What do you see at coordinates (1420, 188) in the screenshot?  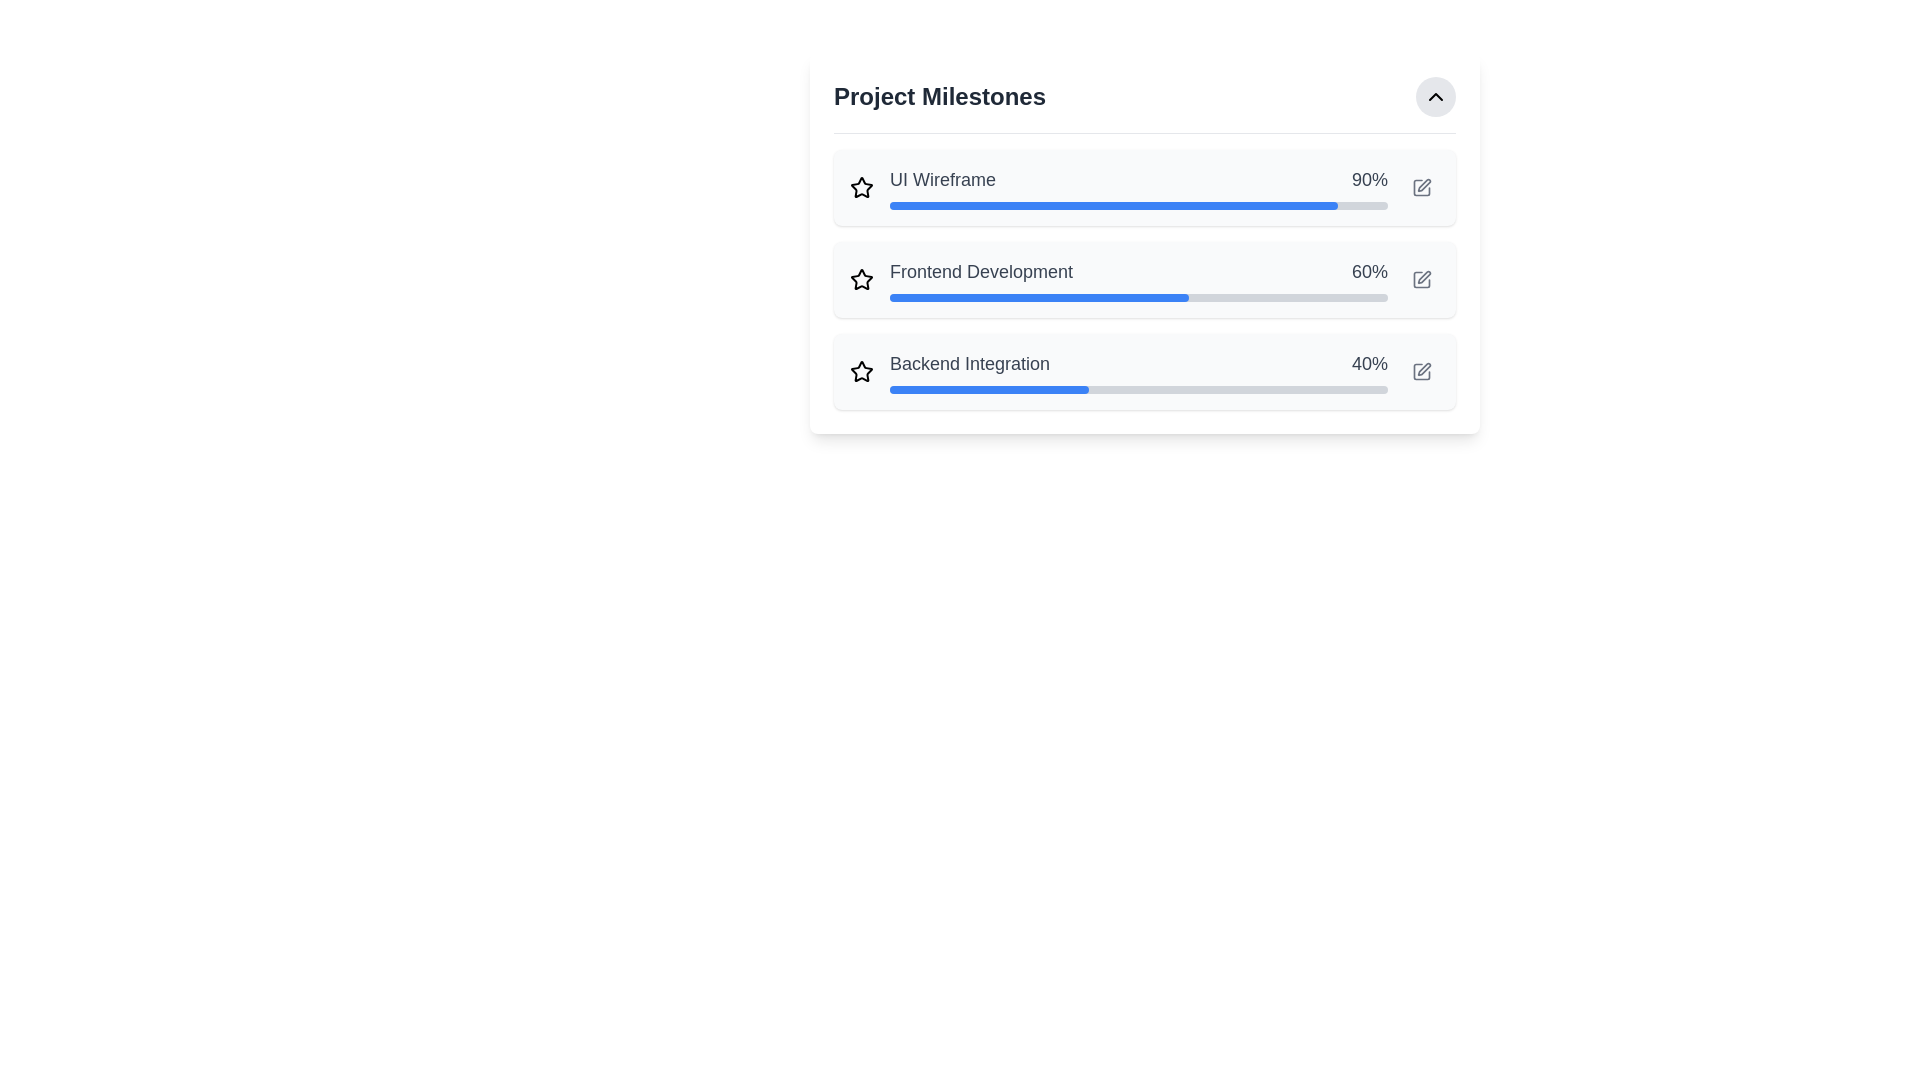 I see `the edit action icon located at the upper-right corner of the first milestone entry for 'UI Wireframe' to change its color` at bounding box center [1420, 188].